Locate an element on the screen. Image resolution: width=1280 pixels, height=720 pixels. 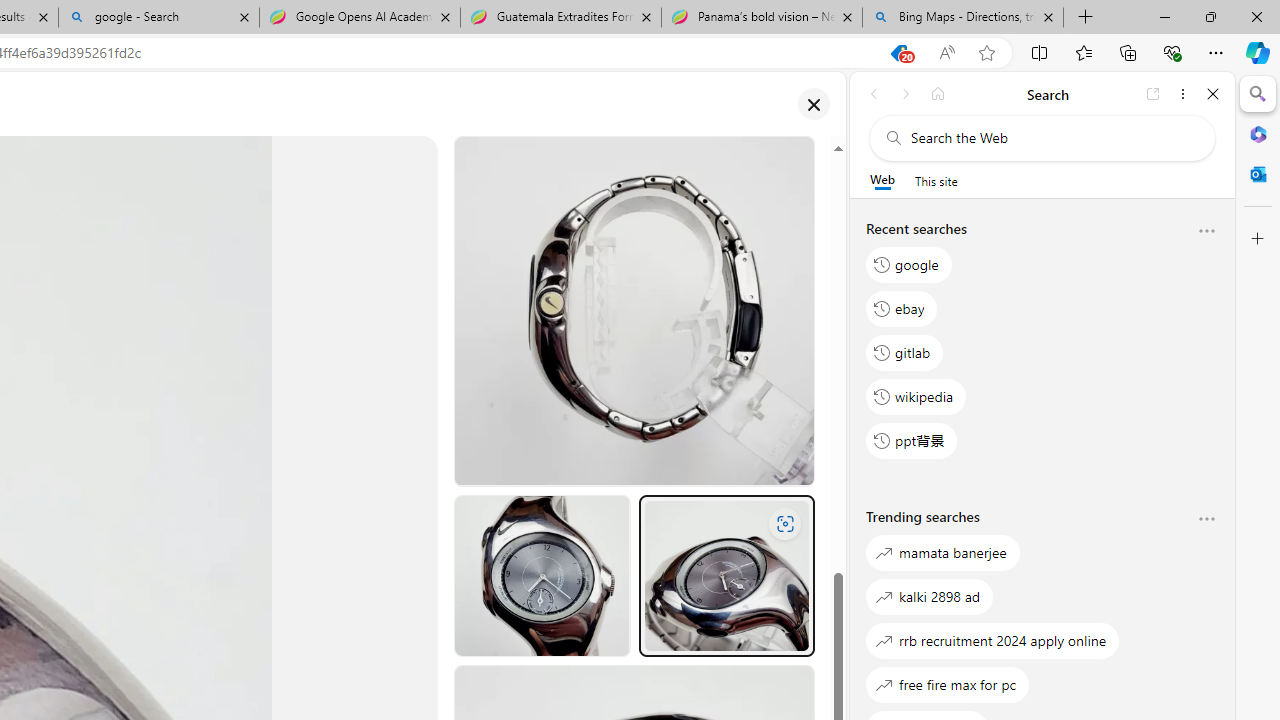
'gitlab' is located at coordinates (904, 351).